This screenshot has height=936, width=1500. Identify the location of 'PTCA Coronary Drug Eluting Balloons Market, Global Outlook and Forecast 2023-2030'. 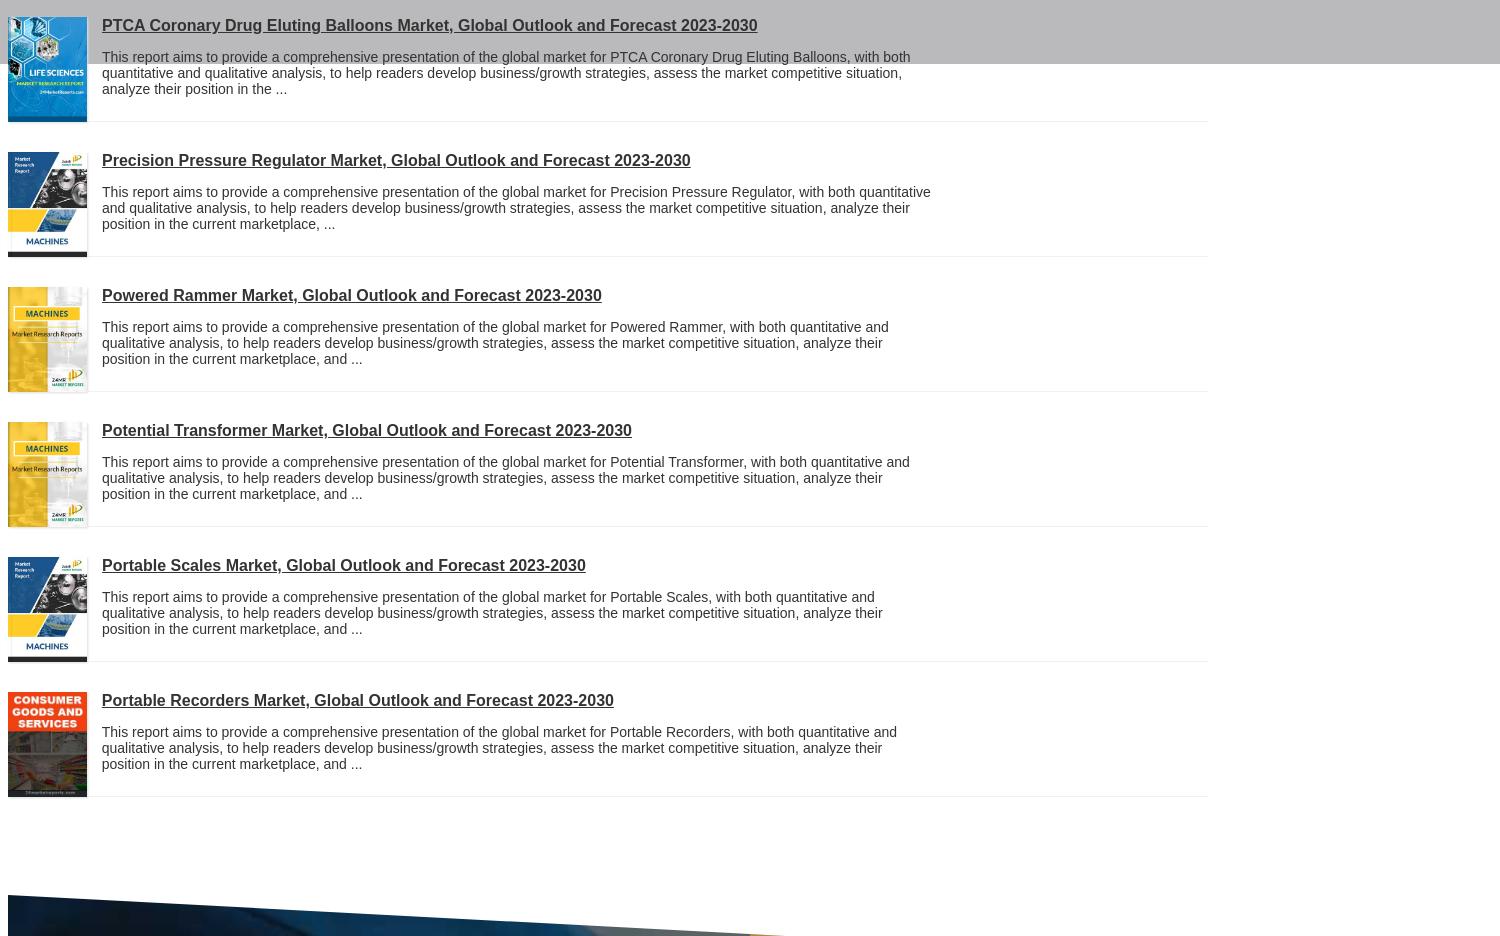
(429, 24).